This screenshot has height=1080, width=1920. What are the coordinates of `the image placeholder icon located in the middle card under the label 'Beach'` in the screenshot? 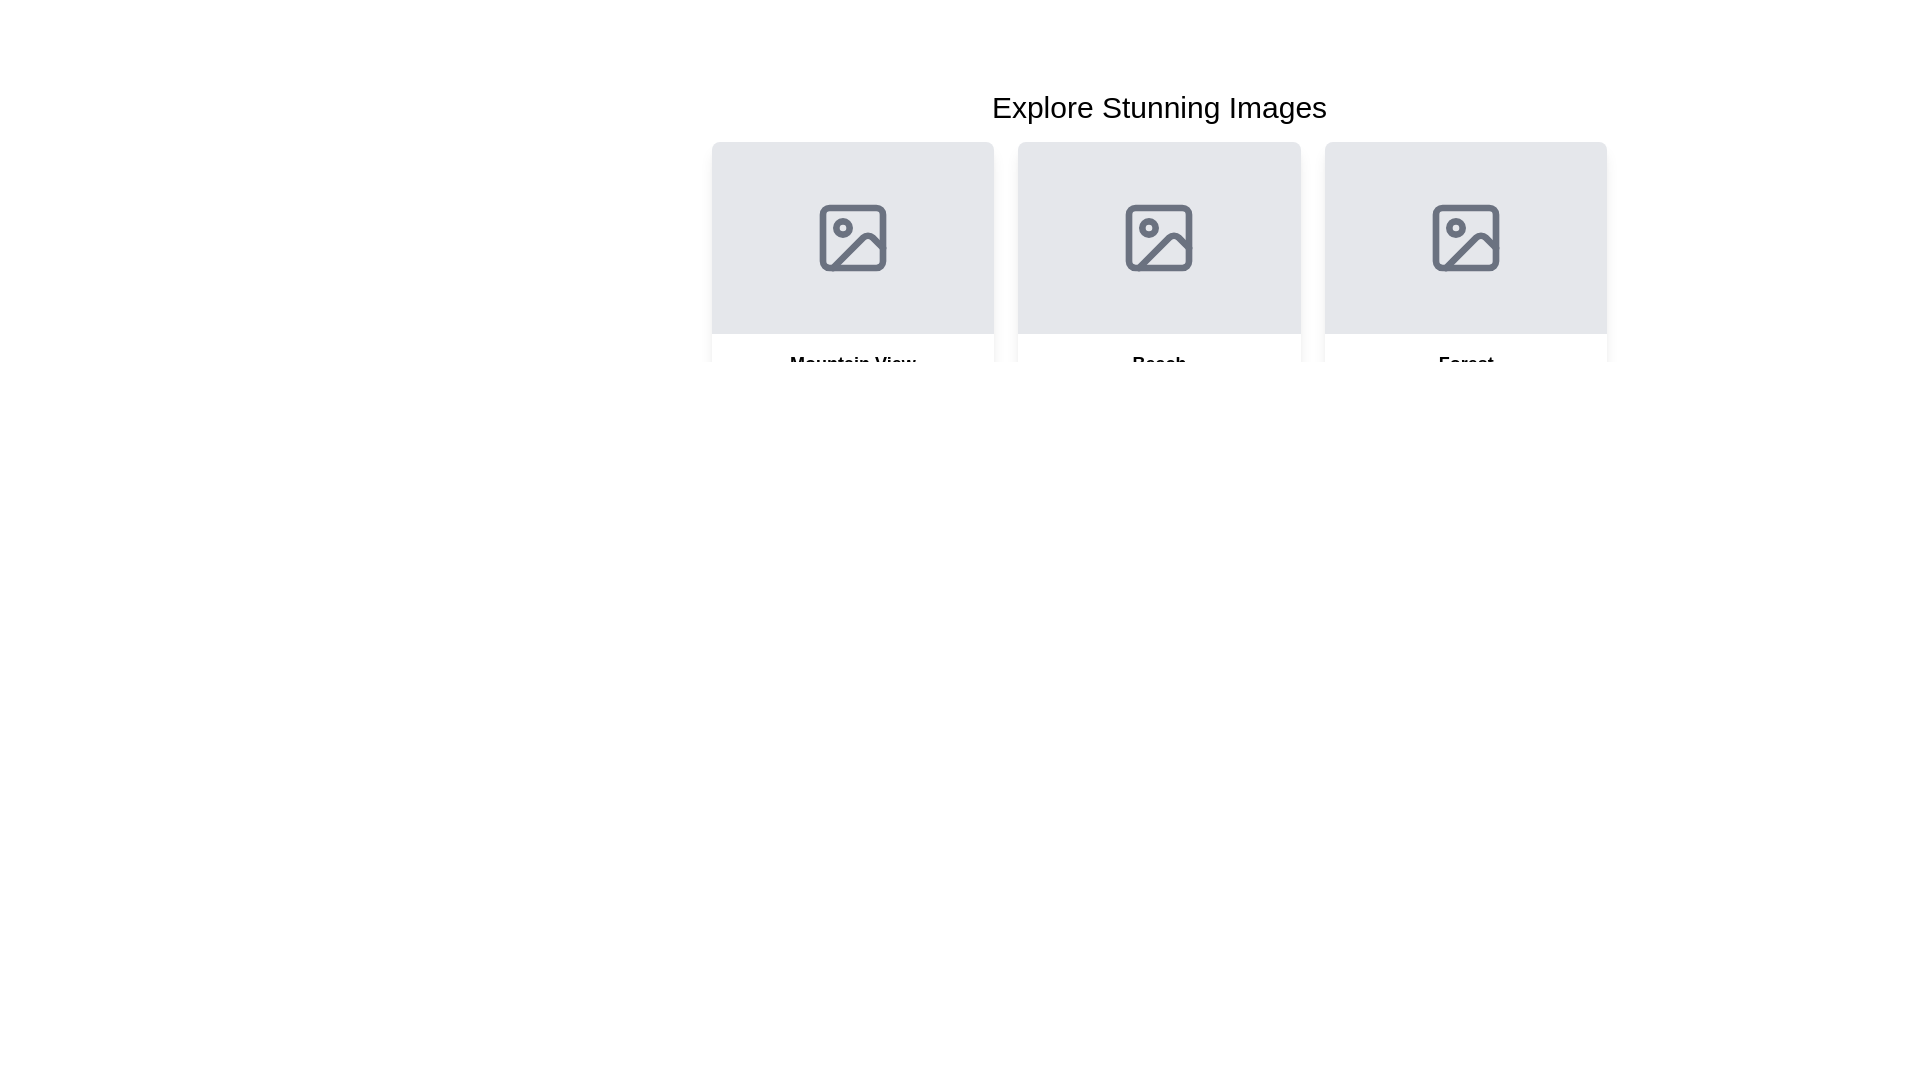 It's located at (1159, 237).